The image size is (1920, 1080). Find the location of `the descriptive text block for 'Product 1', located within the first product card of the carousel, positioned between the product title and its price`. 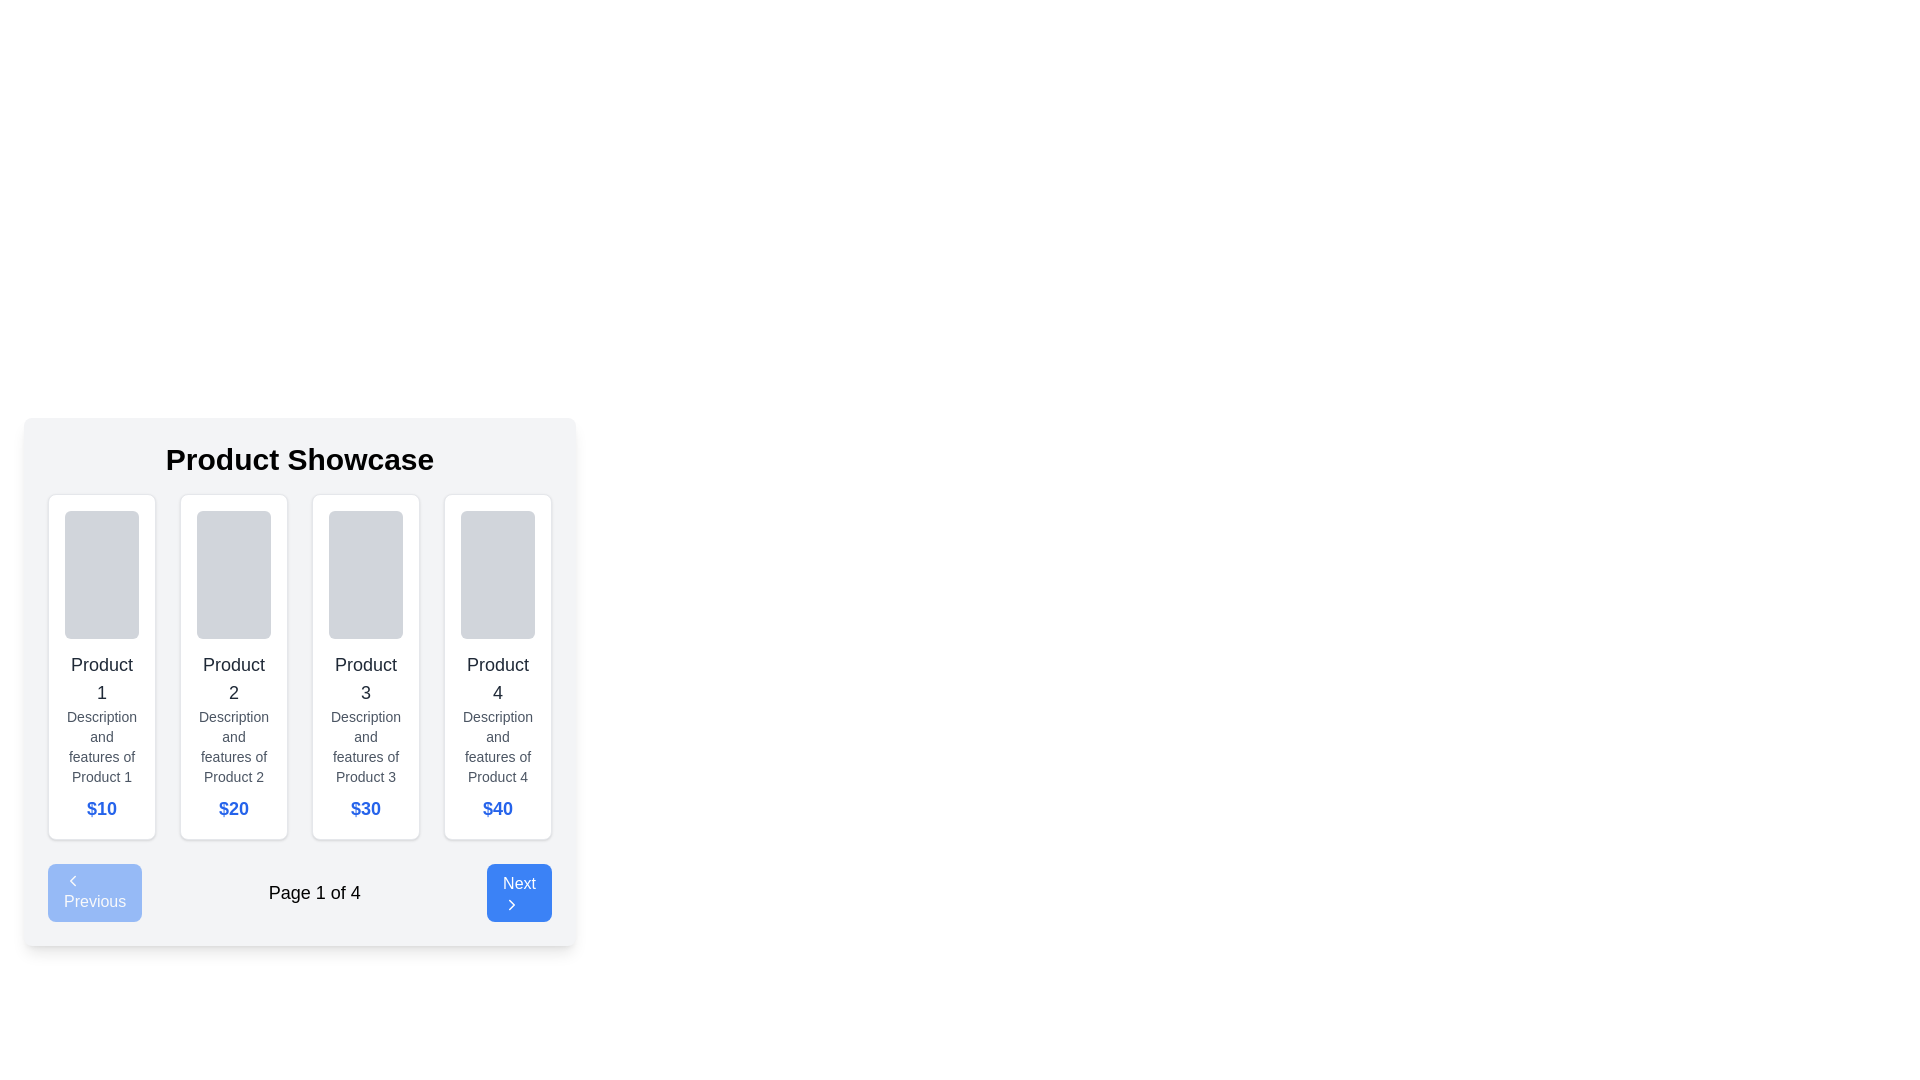

the descriptive text block for 'Product 1', located within the first product card of the carousel, positioned between the product title and its price is located at coordinates (100, 747).